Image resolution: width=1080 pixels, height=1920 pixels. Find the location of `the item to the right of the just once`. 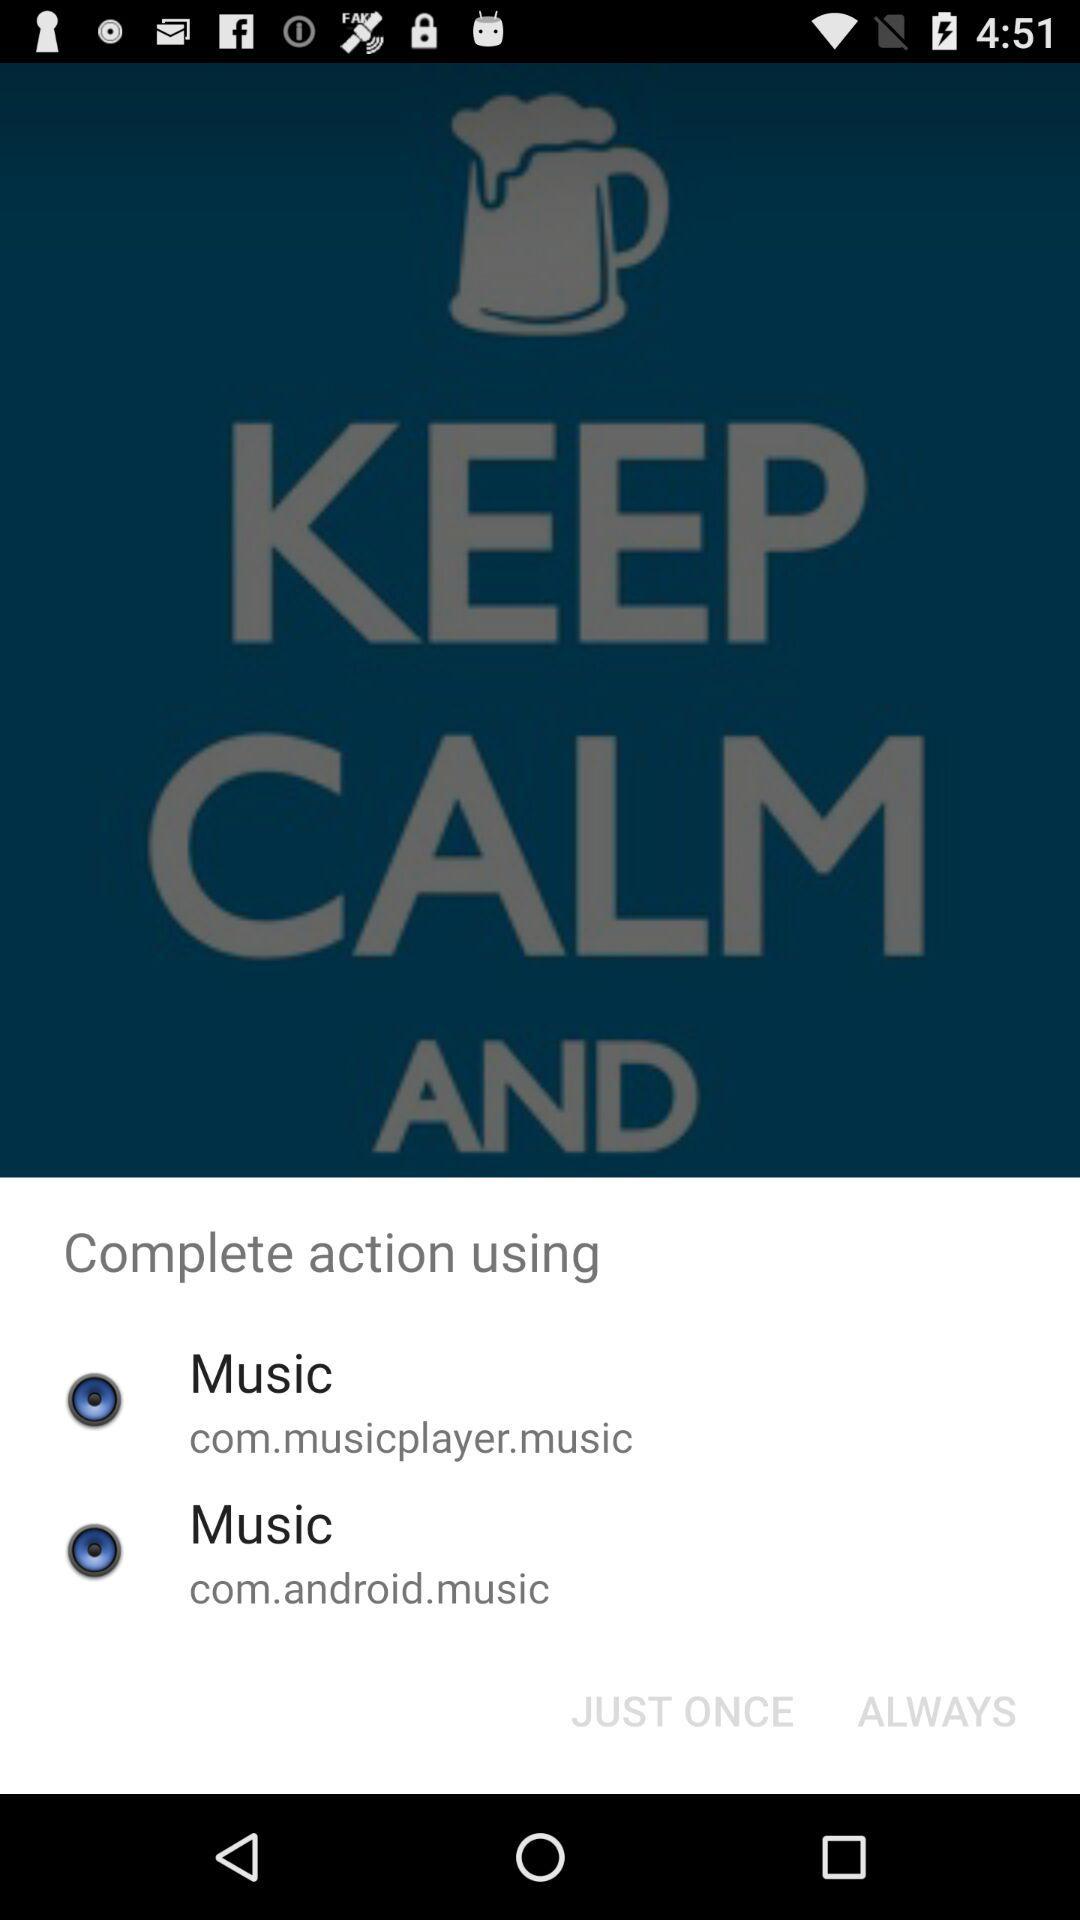

the item to the right of the just once is located at coordinates (937, 1708).